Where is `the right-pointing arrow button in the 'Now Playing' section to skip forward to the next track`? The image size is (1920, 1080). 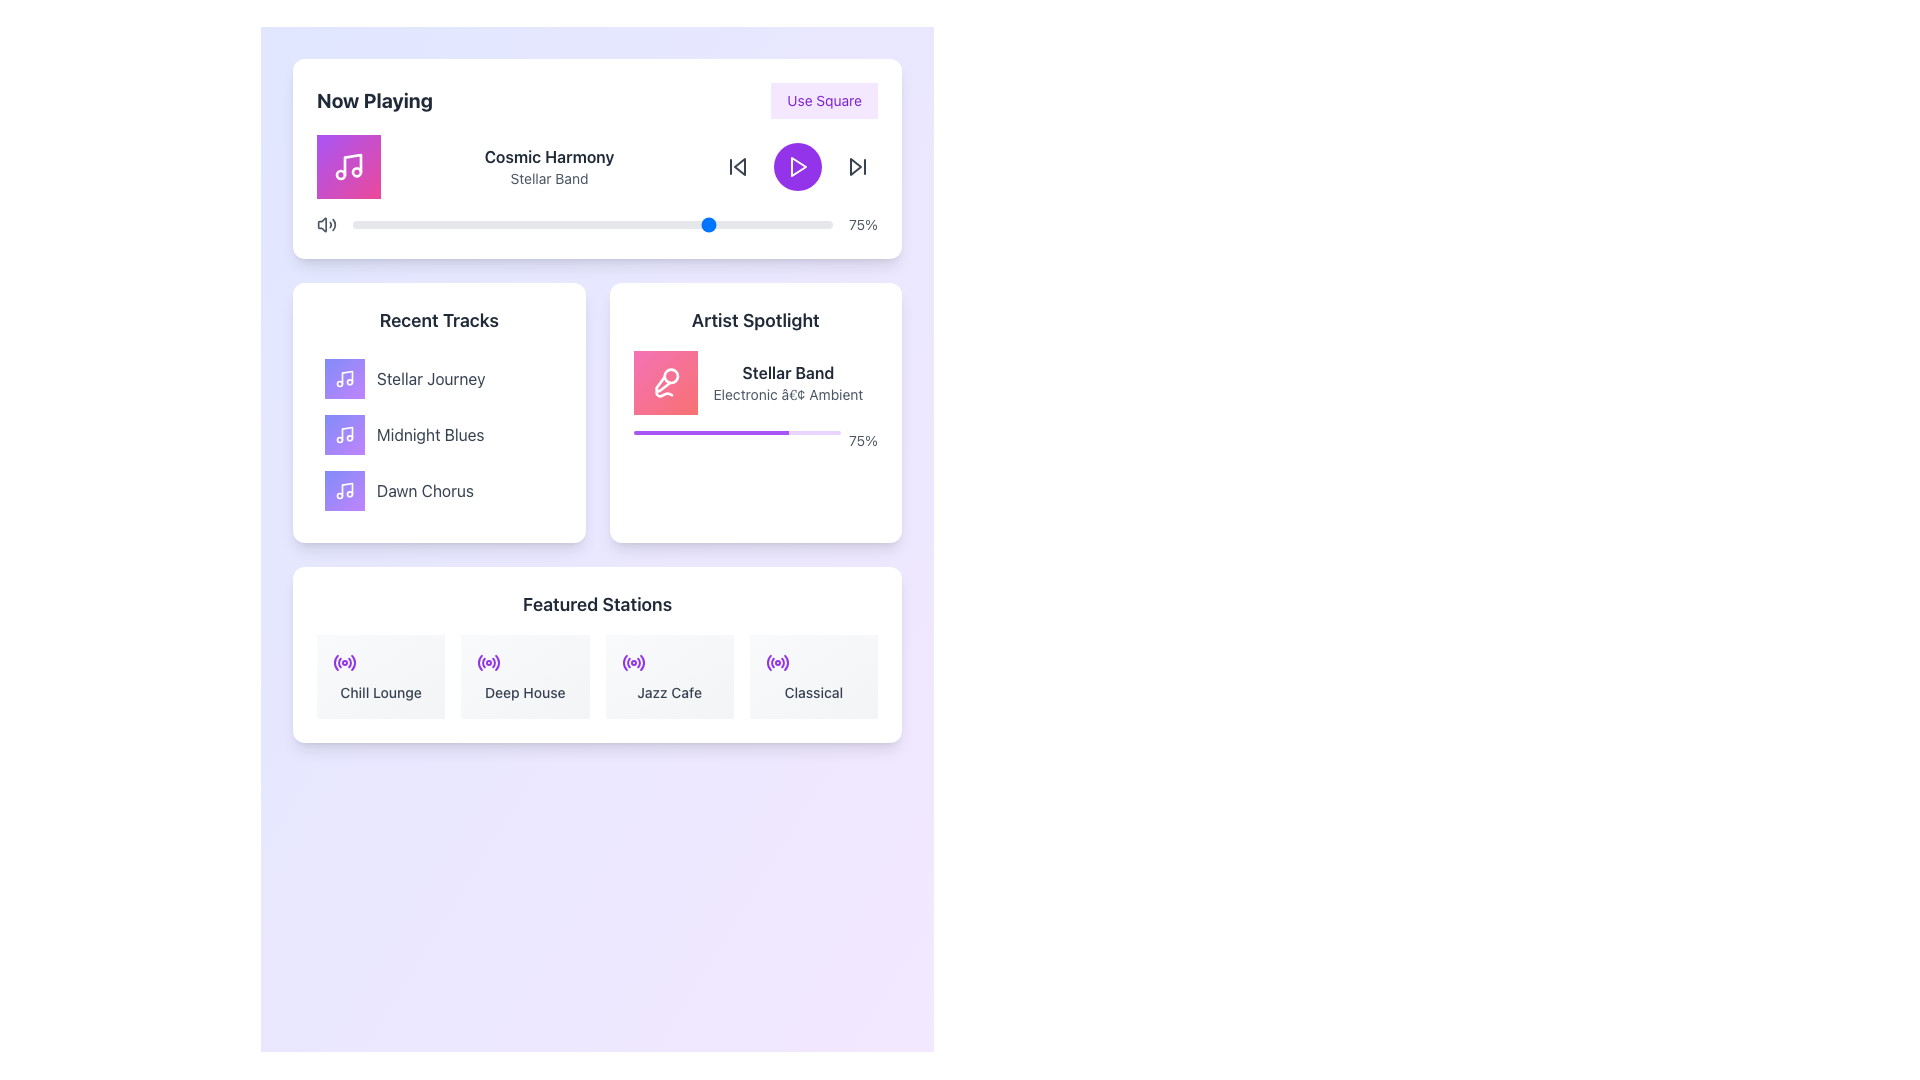 the right-pointing arrow button in the 'Now Playing' section to skip forward to the next track is located at coordinates (858, 165).